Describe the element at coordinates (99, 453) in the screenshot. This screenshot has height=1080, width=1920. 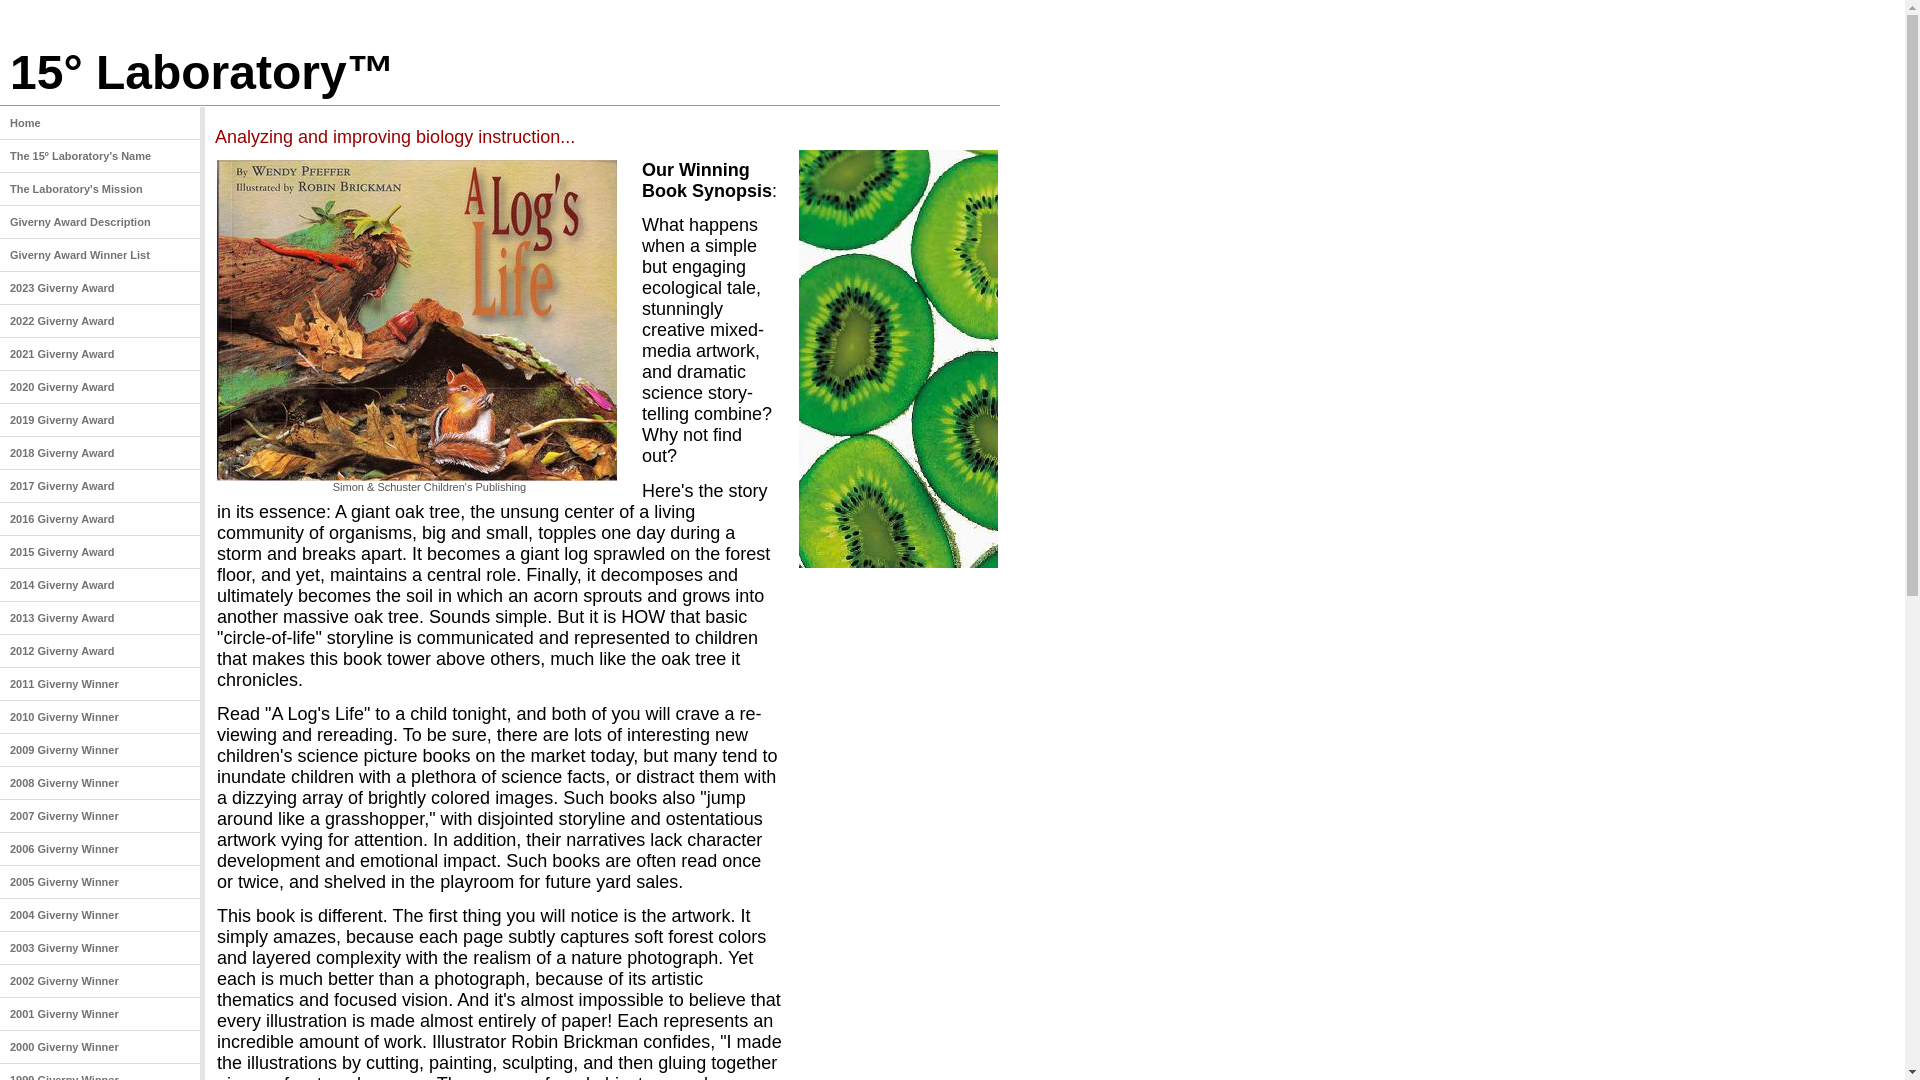
I see `'2018 Giverny Award'` at that location.